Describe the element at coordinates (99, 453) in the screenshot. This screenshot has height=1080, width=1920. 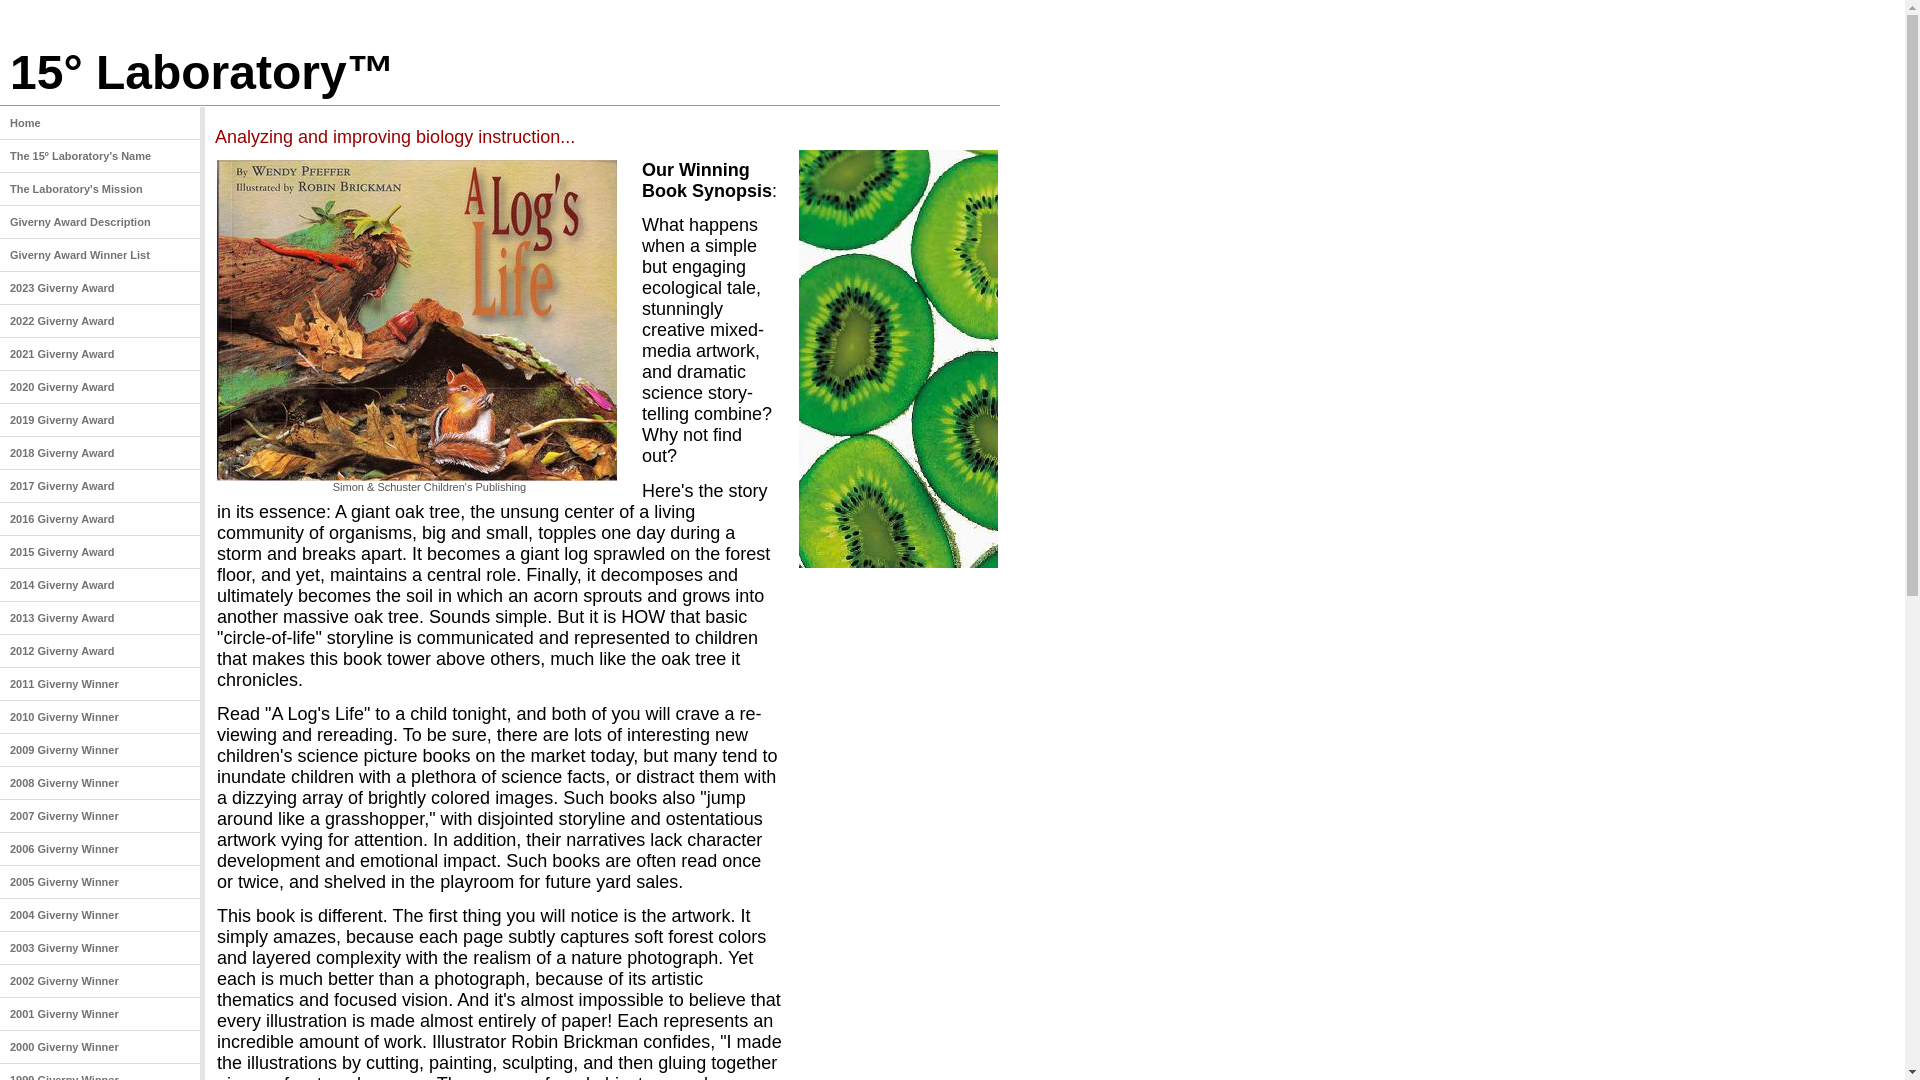
I see `'2018 Giverny Award'` at that location.